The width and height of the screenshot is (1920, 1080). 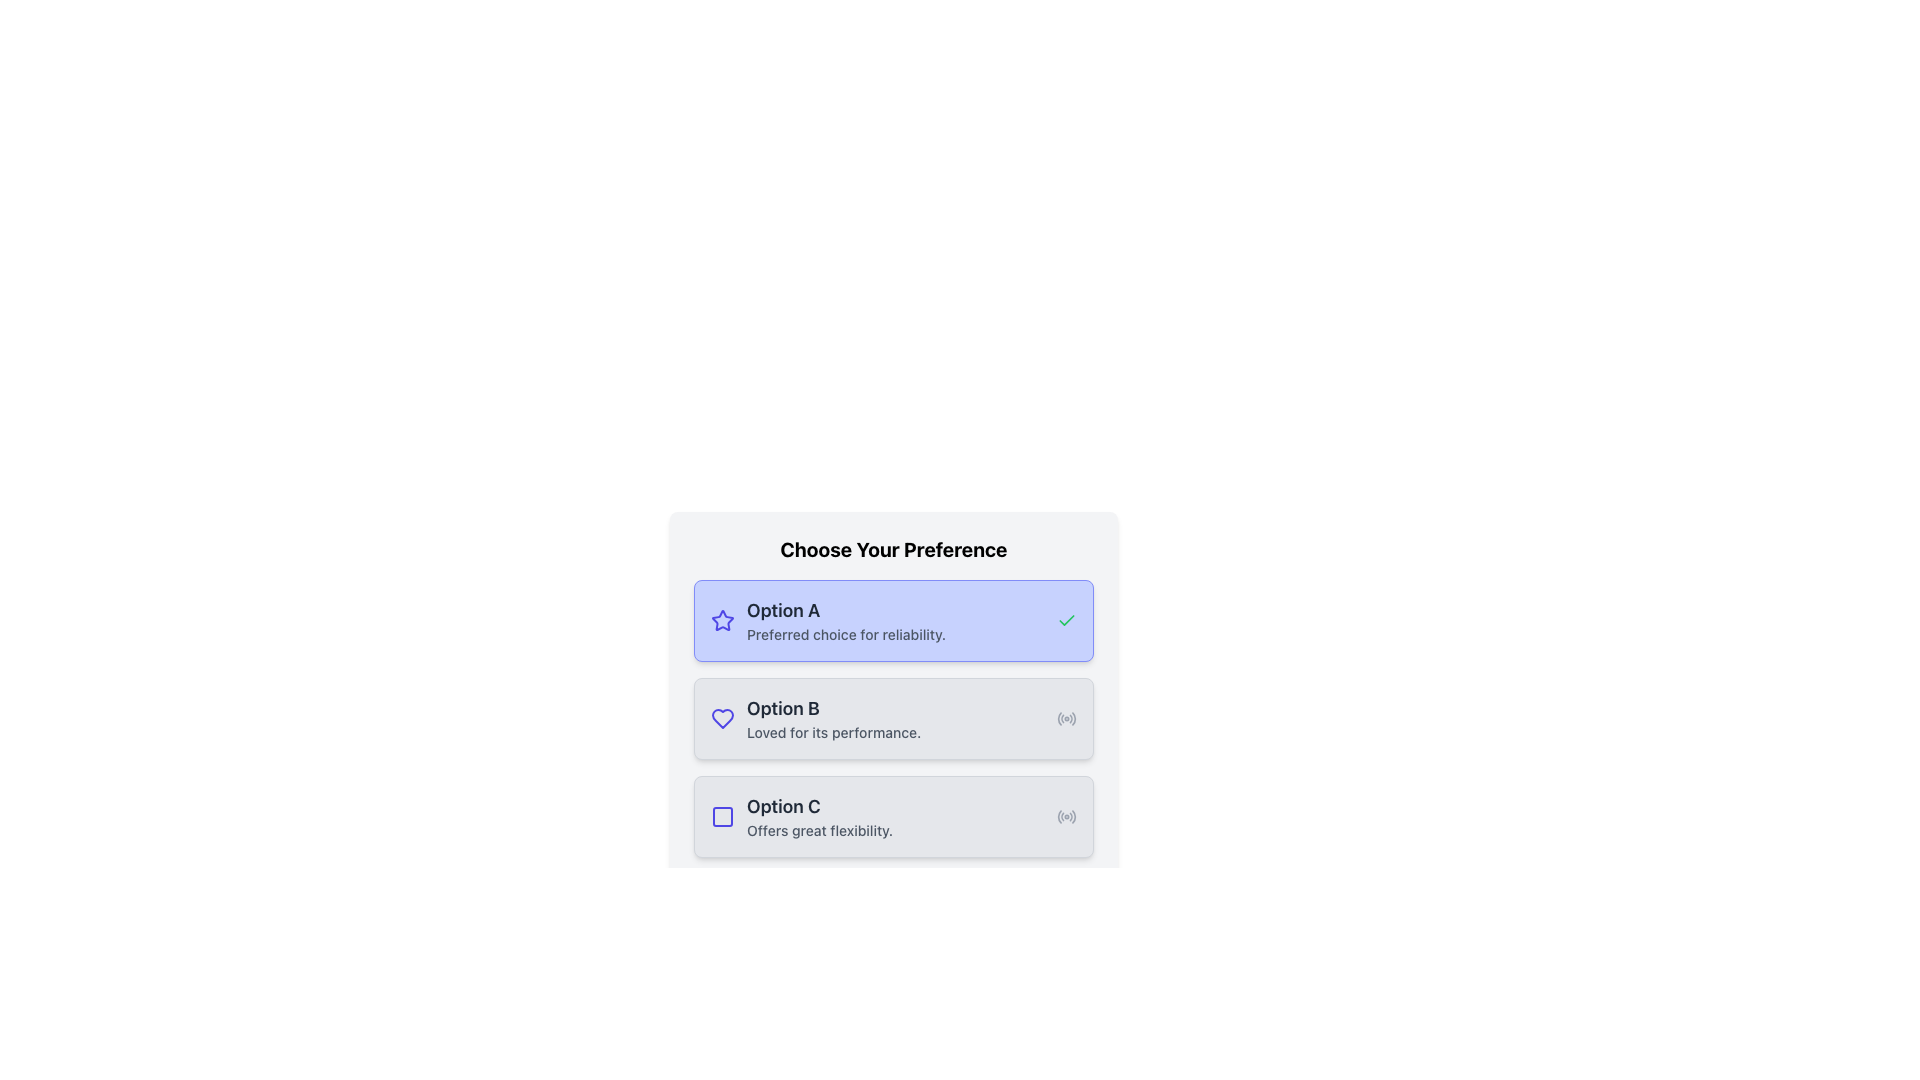 What do you see at coordinates (895, 717) in the screenshot?
I see `the Text block (descriptive content) positioned on the second row of options, between 'Option A' and 'Option C'` at bounding box center [895, 717].